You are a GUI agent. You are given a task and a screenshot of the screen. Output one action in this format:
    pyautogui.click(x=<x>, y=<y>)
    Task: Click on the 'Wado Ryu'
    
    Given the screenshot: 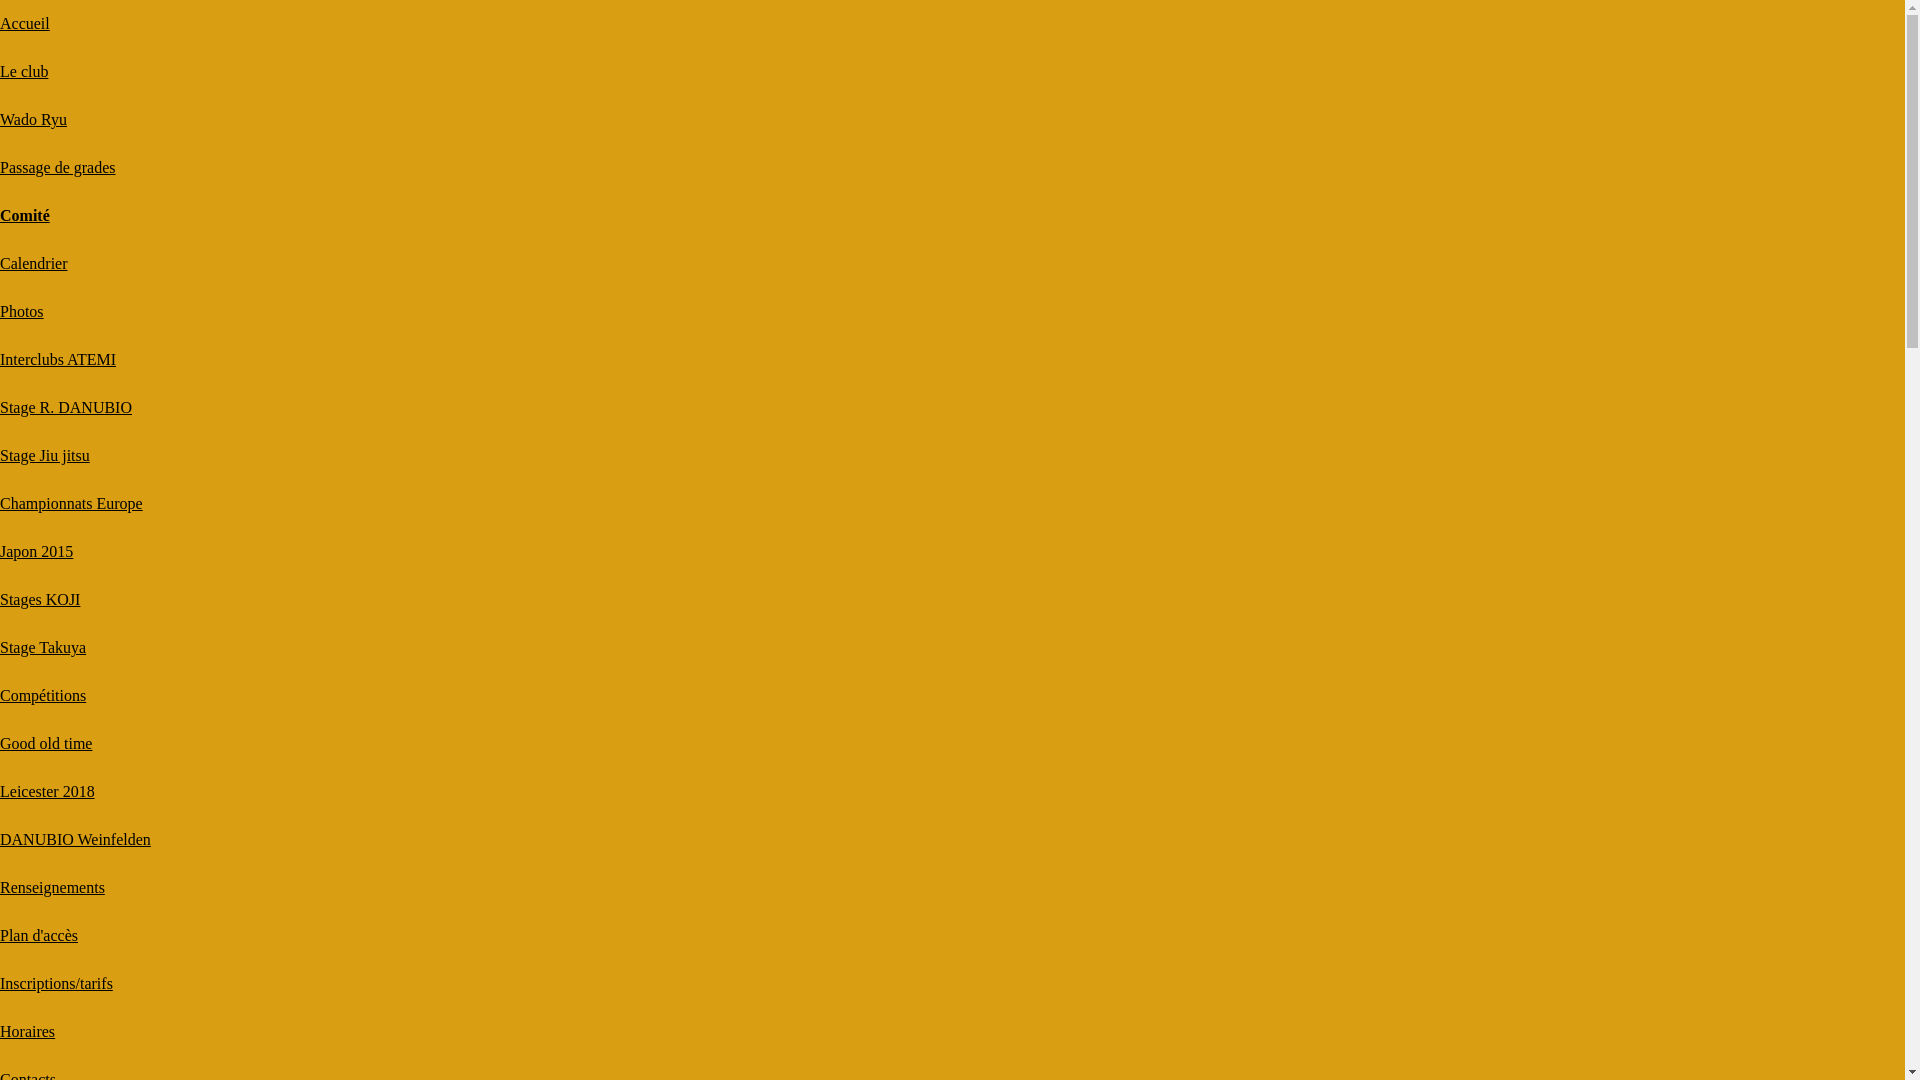 What is the action you would take?
    pyautogui.click(x=0, y=119)
    